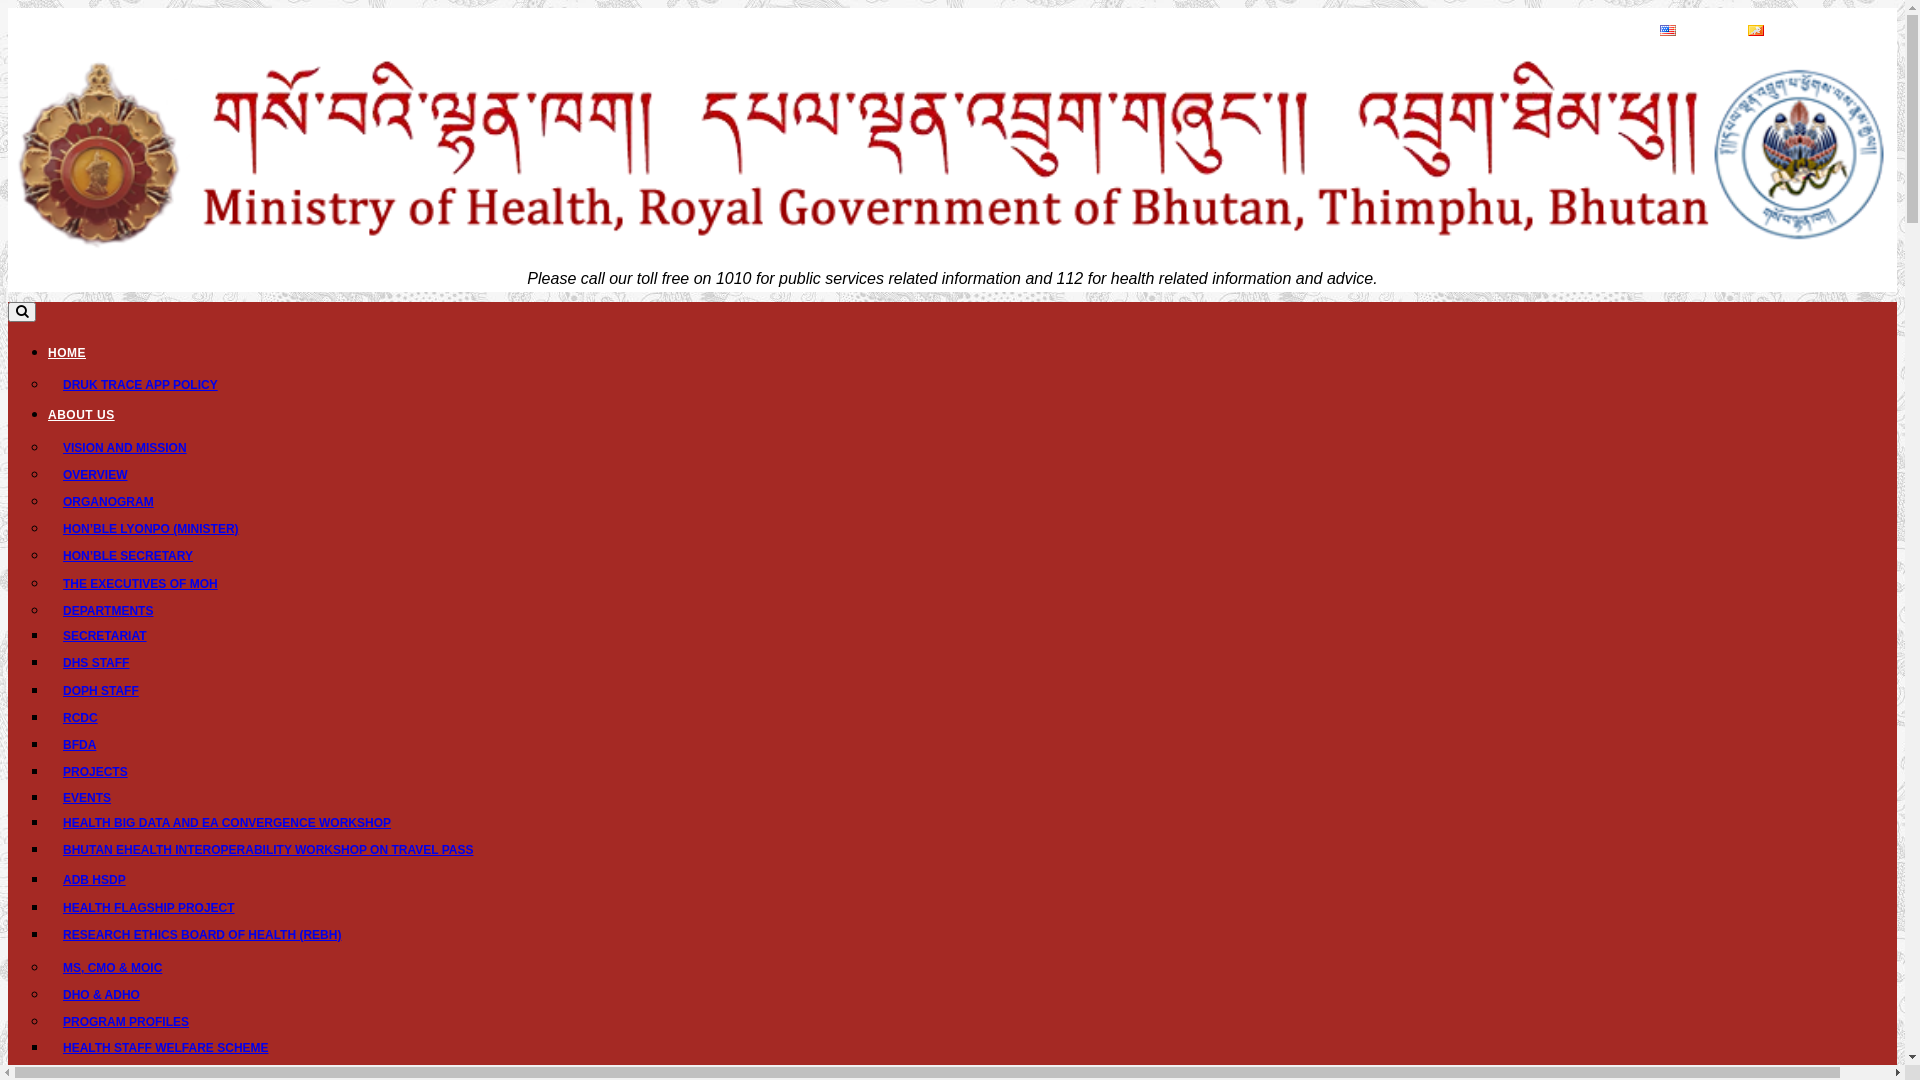 The image size is (1920, 1080). I want to click on 'MS, CMO & MOIC', so click(111, 967).